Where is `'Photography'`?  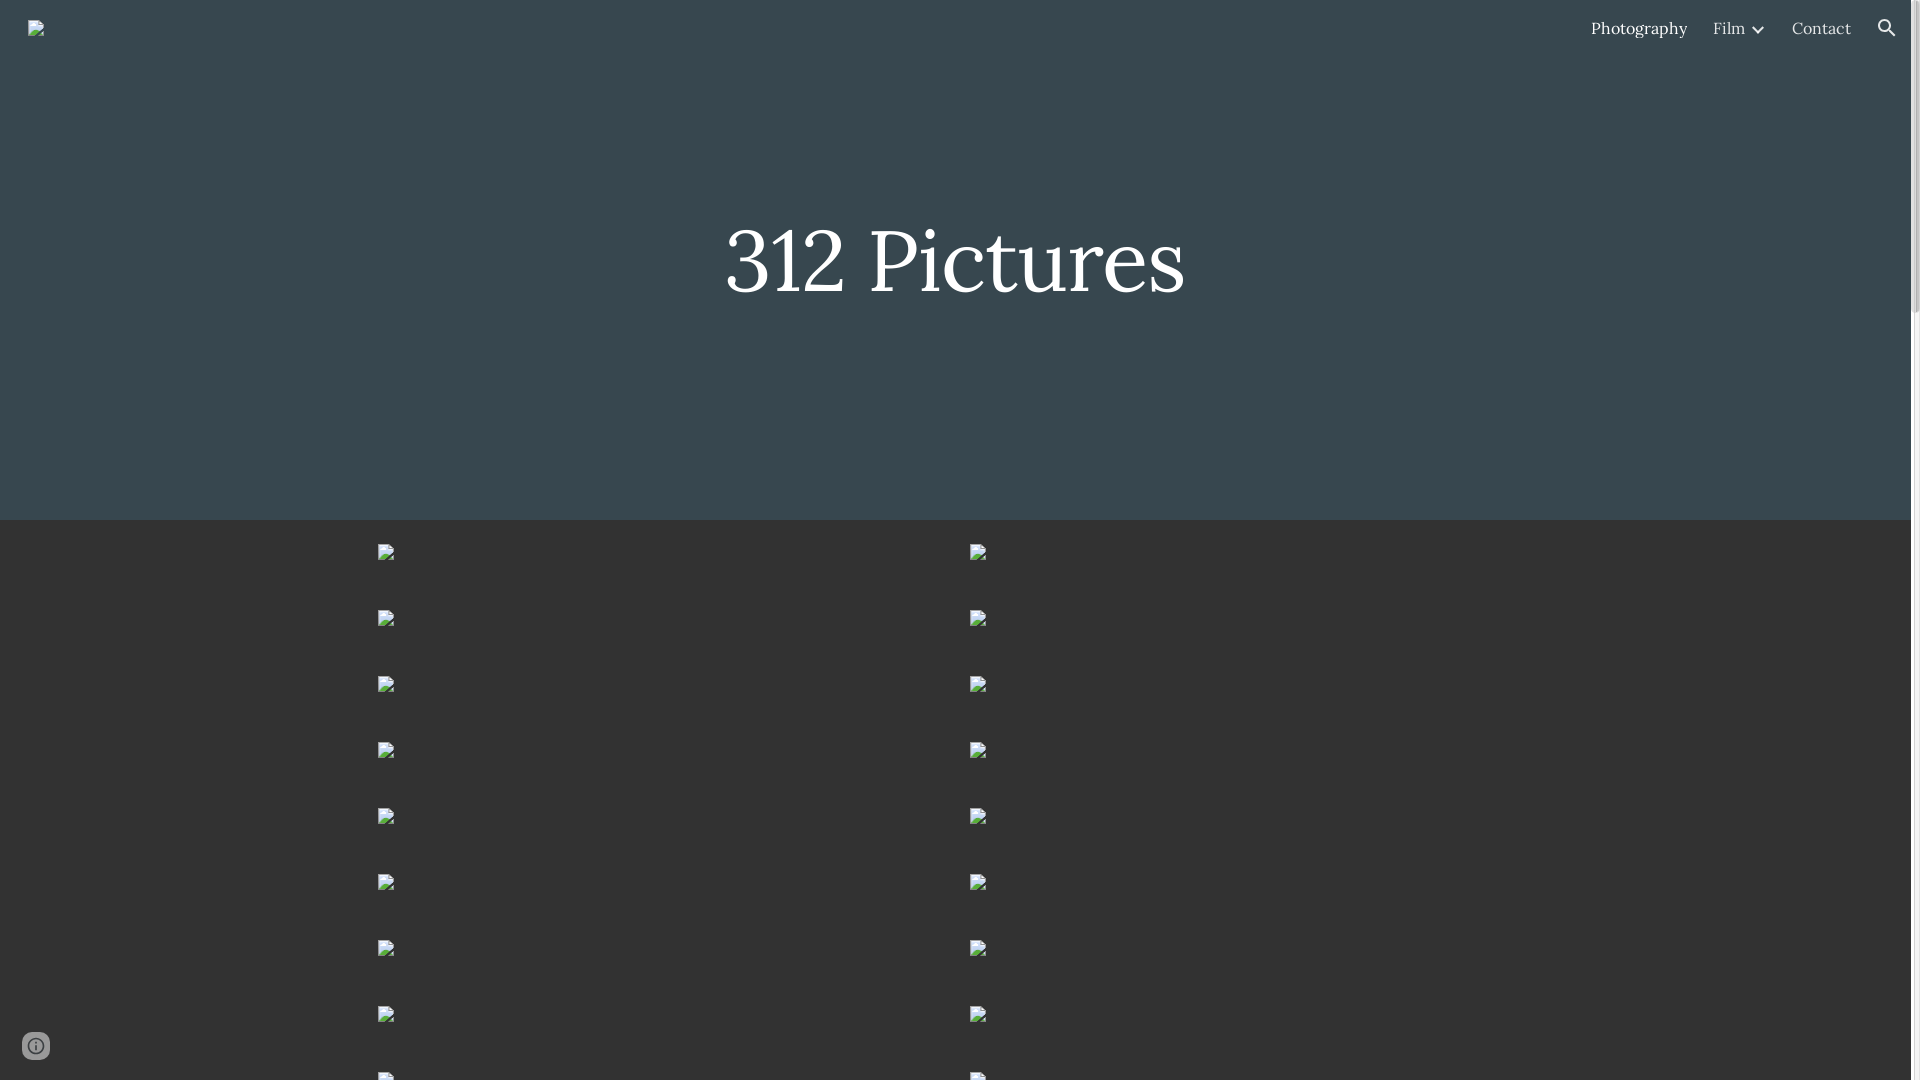 'Photography' is located at coordinates (1638, 27).